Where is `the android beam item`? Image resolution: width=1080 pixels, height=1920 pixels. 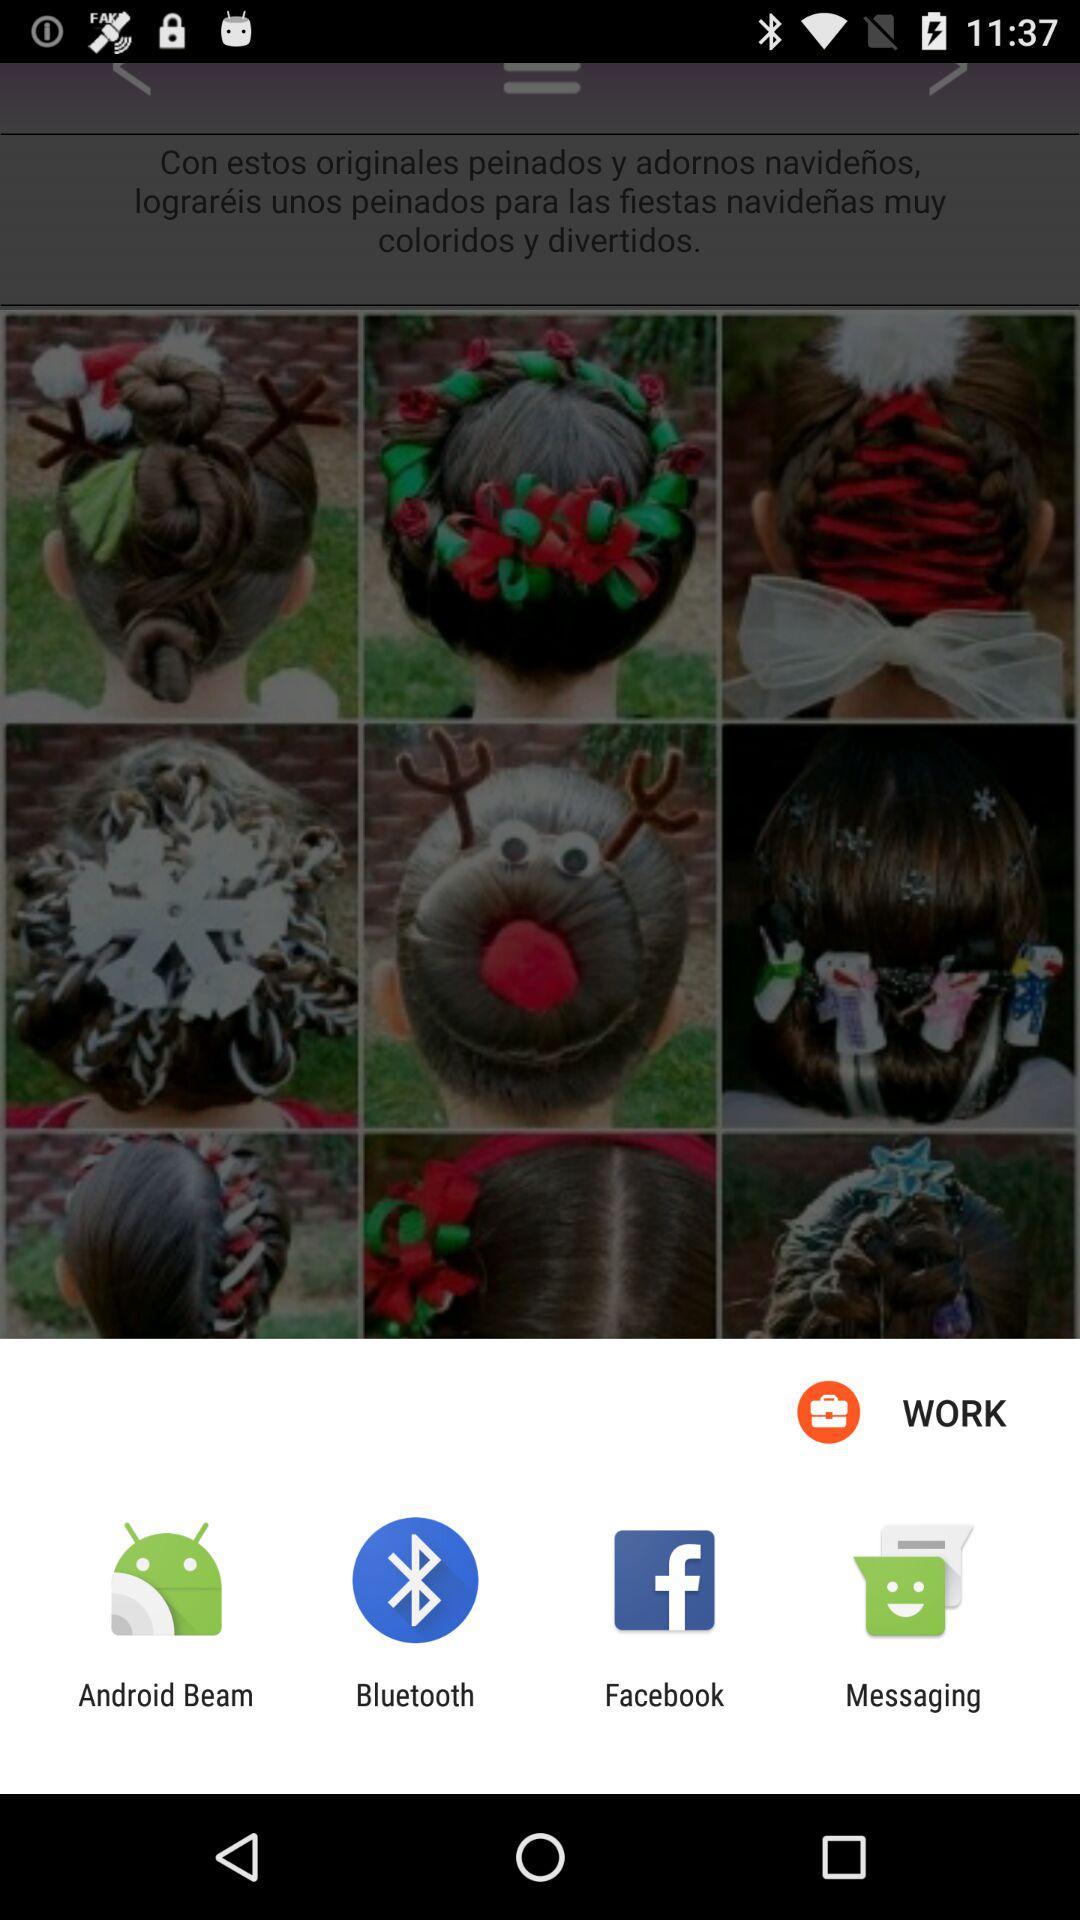
the android beam item is located at coordinates (165, 1711).